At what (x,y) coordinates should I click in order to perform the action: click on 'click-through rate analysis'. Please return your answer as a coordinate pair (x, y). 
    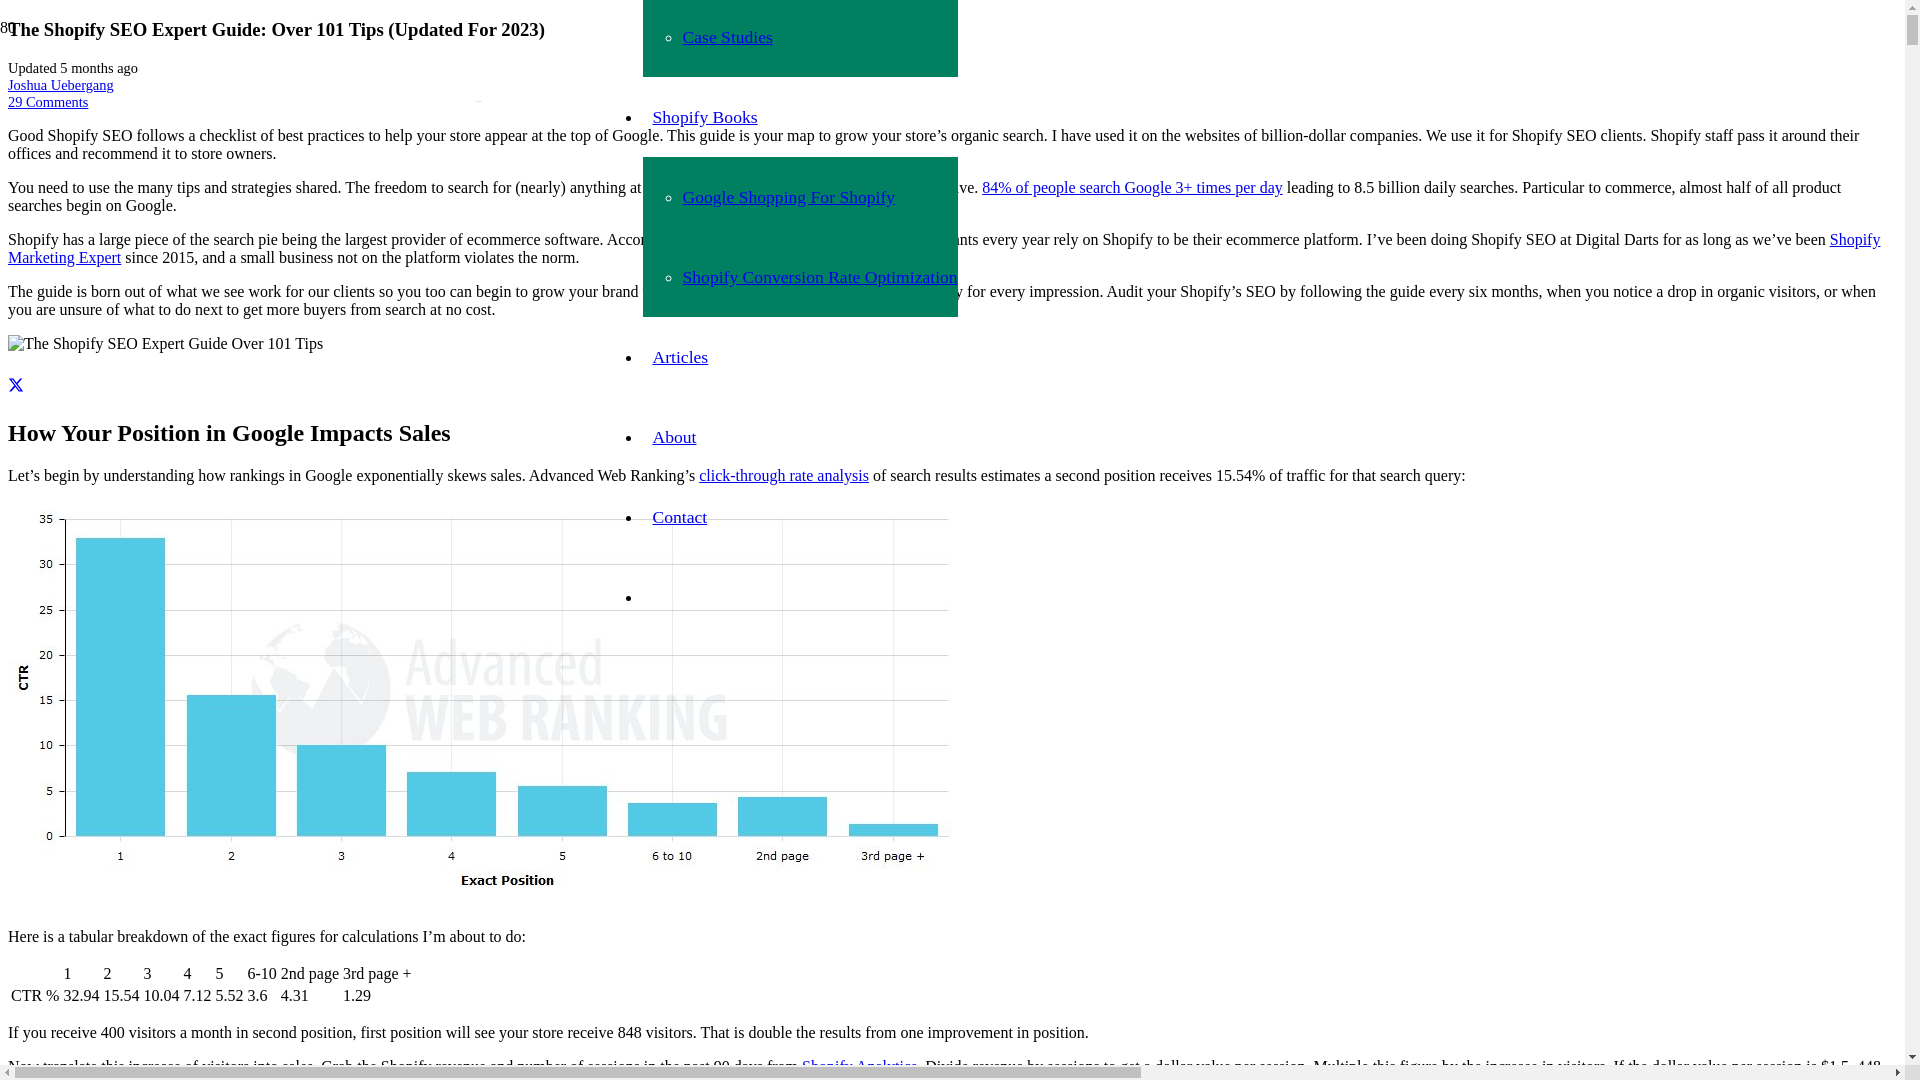
    Looking at the image, I should click on (699, 475).